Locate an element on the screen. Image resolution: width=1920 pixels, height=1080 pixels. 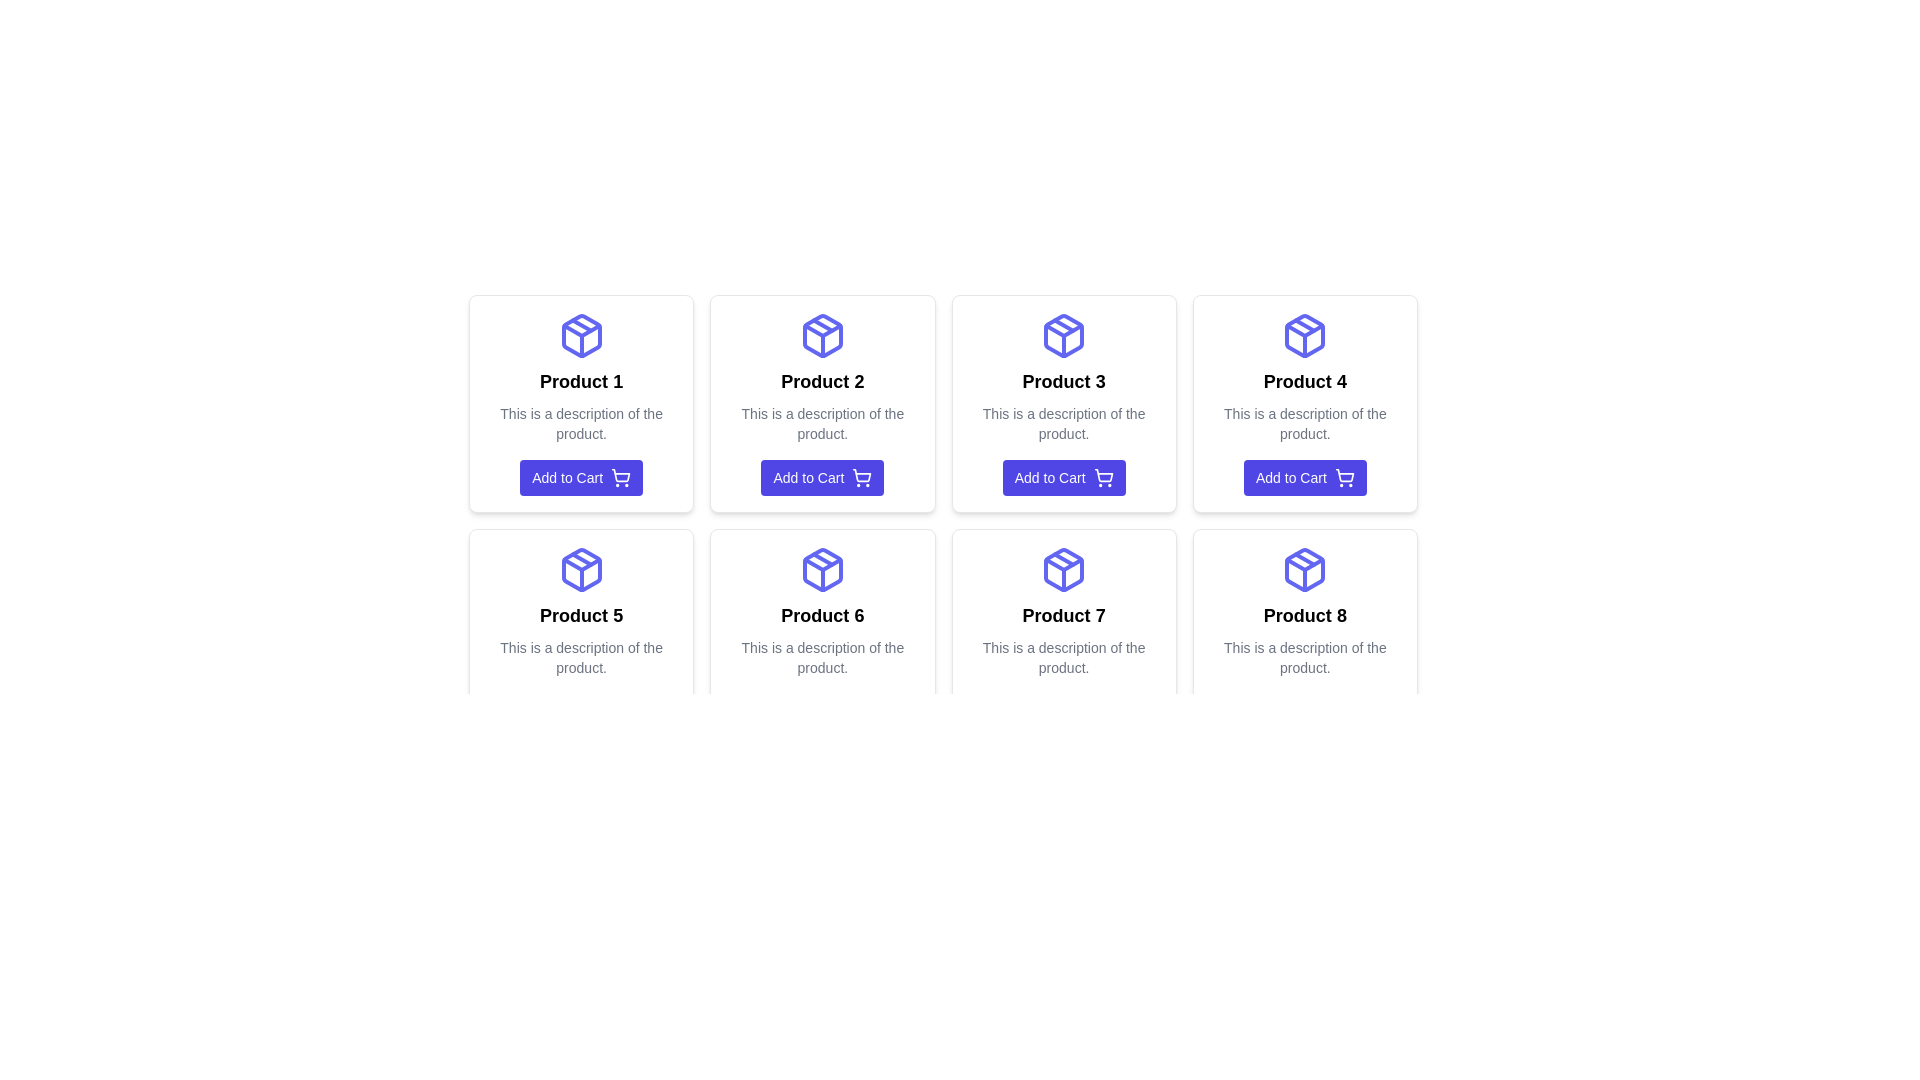
the product name text label, which is the top textual component within its card layout, located in the first row, third column of the grid layout is located at coordinates (1063, 381).